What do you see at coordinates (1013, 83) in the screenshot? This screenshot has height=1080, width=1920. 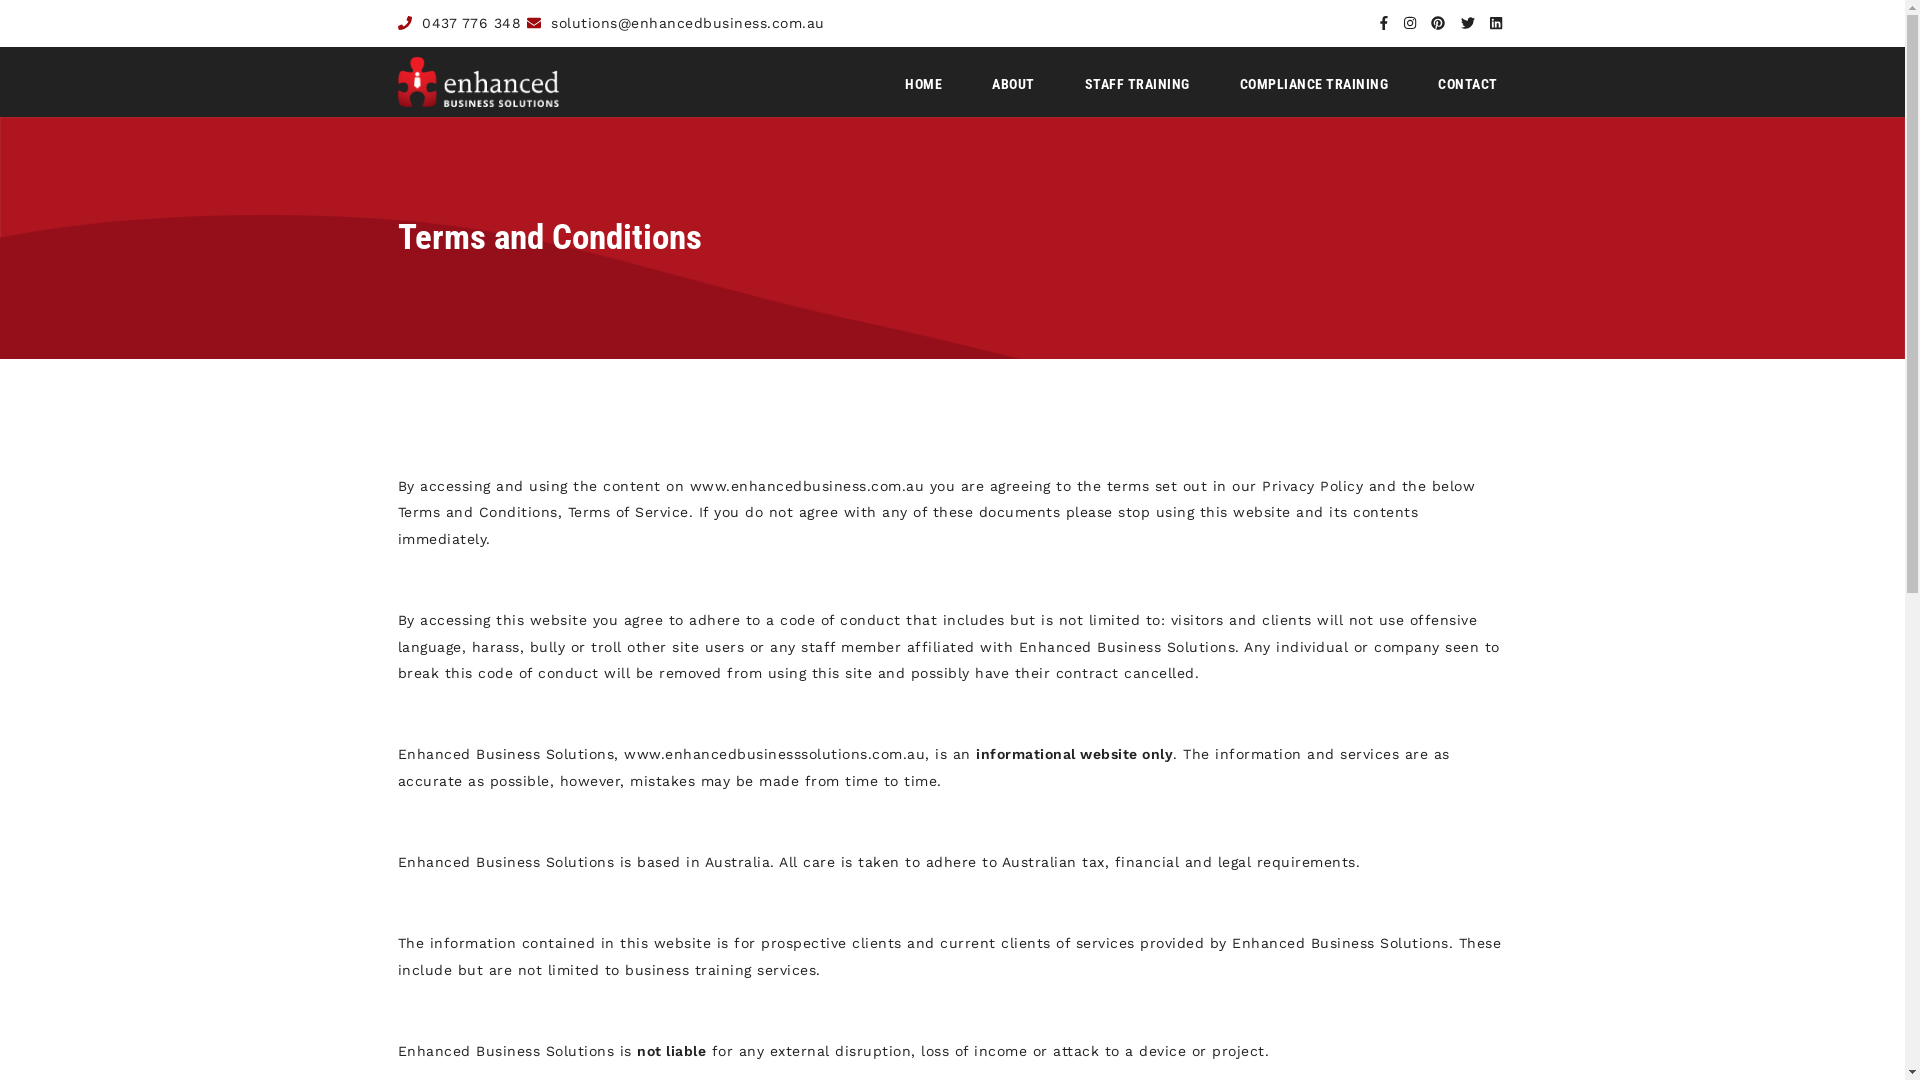 I see `'ABOUT'` at bounding box center [1013, 83].